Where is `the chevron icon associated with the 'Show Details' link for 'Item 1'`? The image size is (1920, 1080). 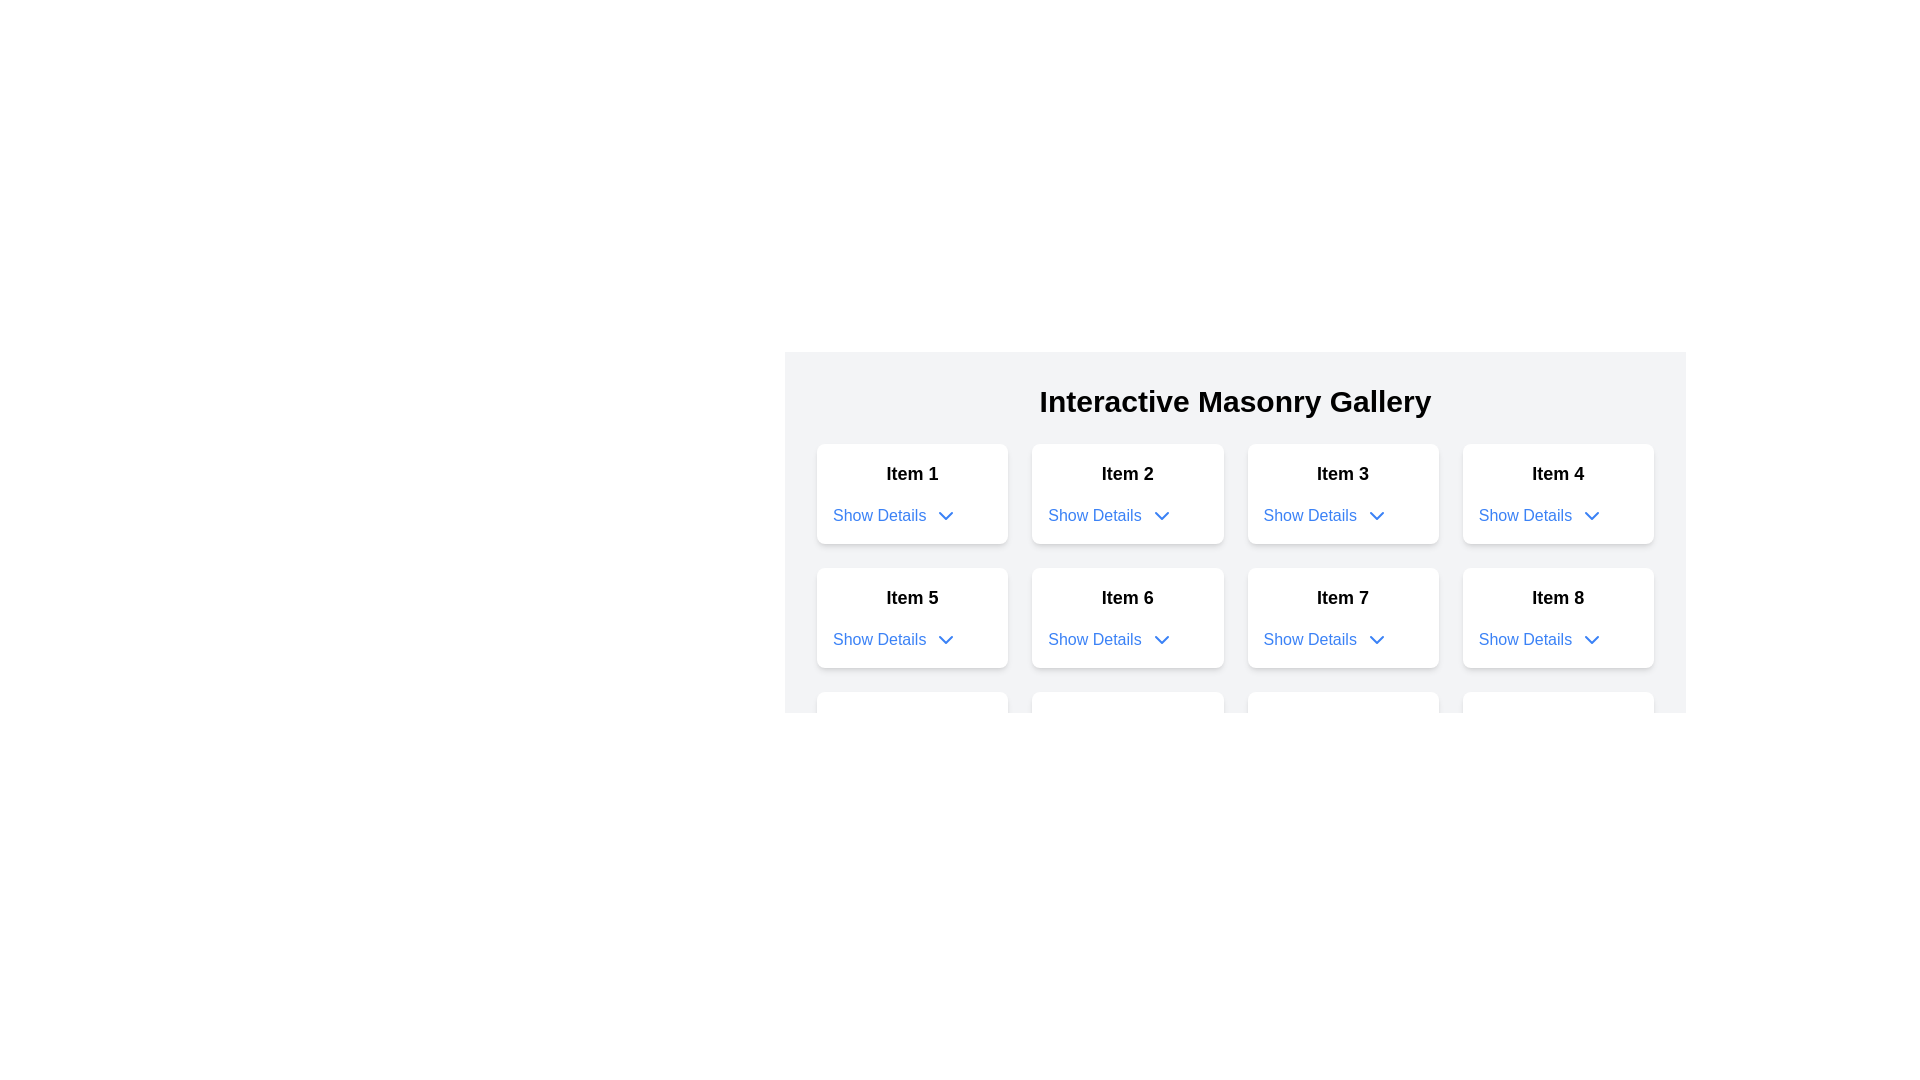
the chevron icon associated with the 'Show Details' link for 'Item 1' is located at coordinates (945, 515).